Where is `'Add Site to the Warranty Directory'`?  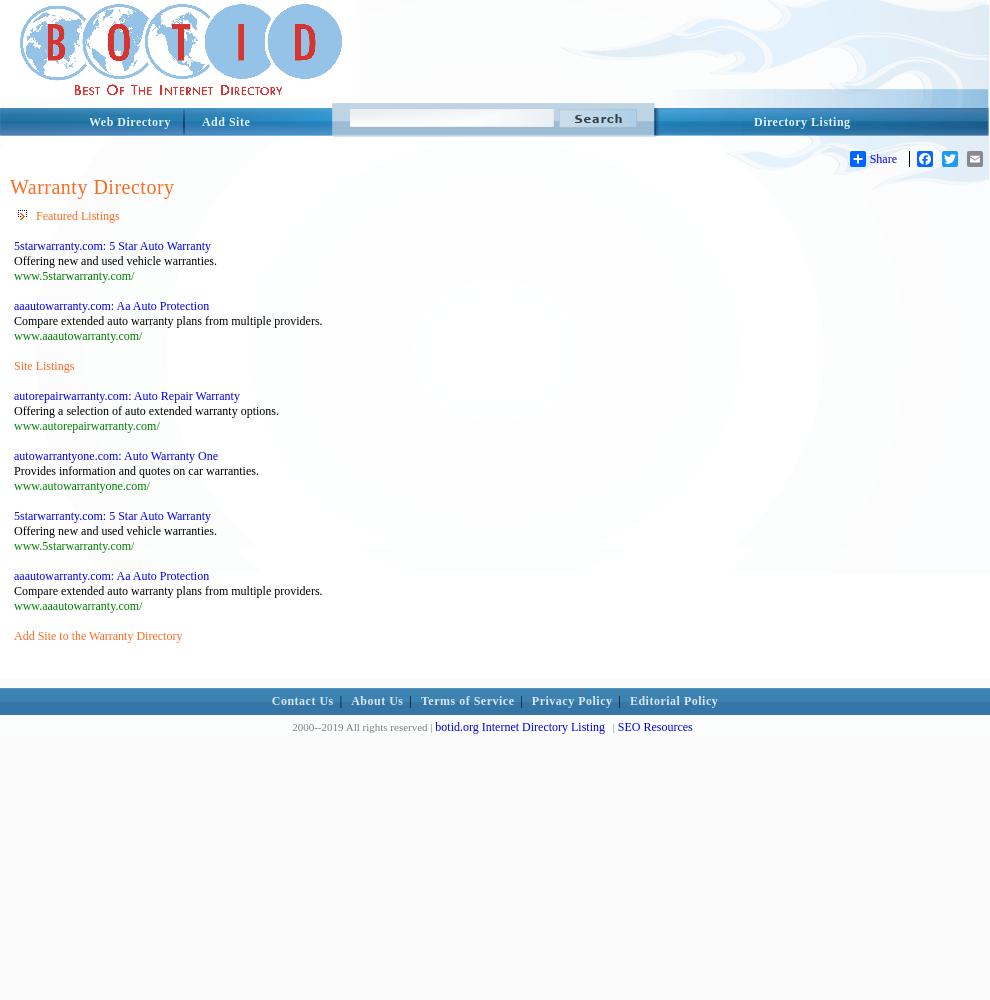
'Add Site to the Warranty Directory' is located at coordinates (12, 636).